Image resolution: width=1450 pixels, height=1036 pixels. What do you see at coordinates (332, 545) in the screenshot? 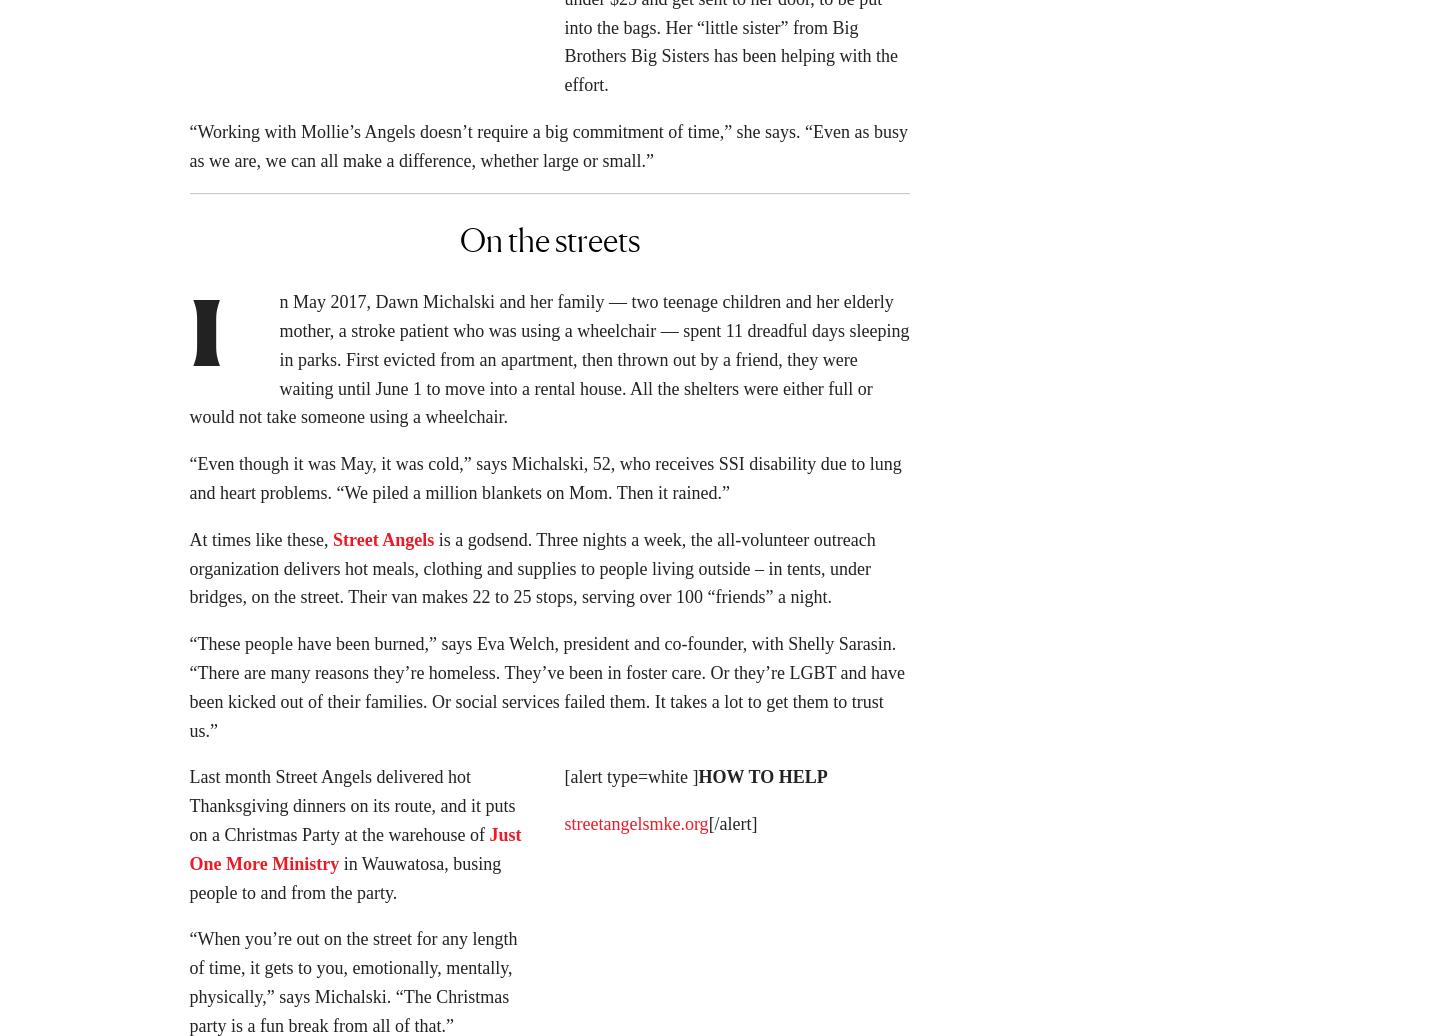
I see `'Street Angels'` at bounding box center [332, 545].